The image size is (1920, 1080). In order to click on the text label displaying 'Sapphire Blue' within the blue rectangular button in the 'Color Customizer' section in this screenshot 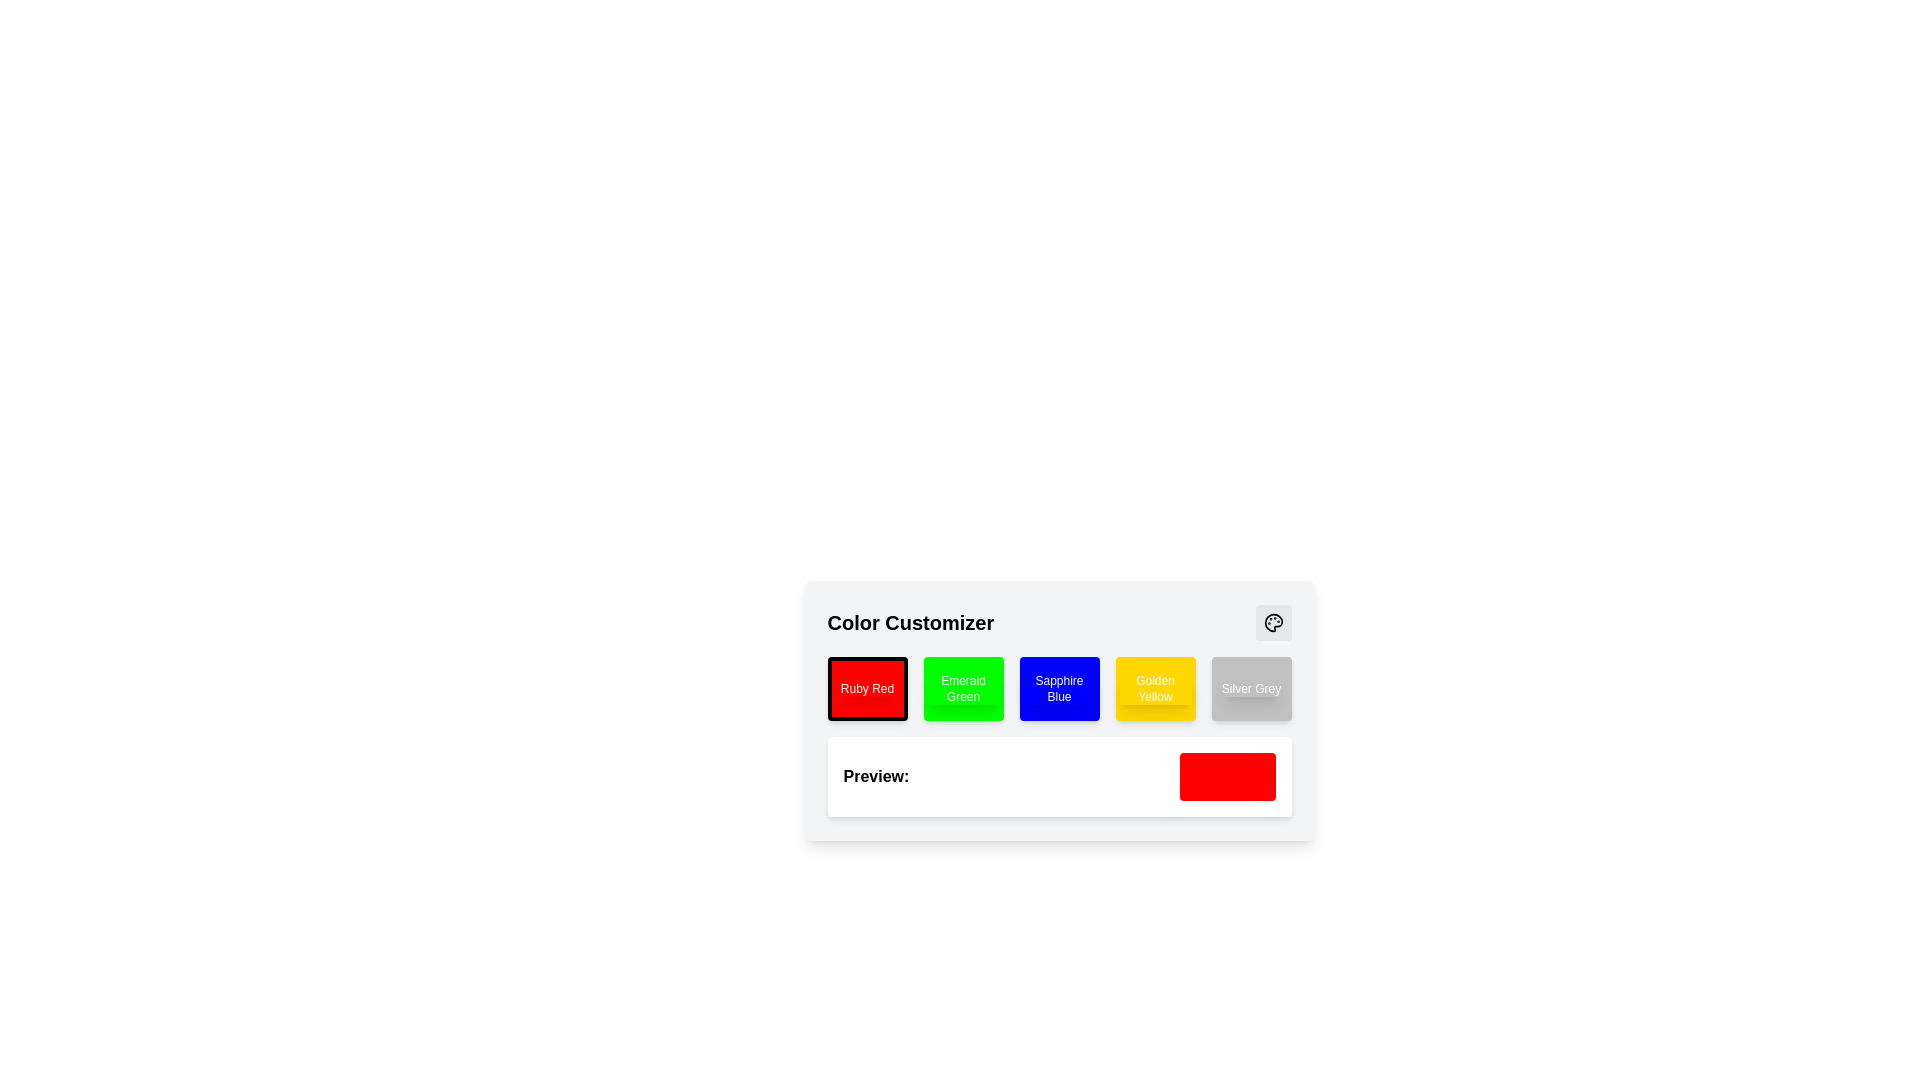, I will do `click(1058, 688)`.